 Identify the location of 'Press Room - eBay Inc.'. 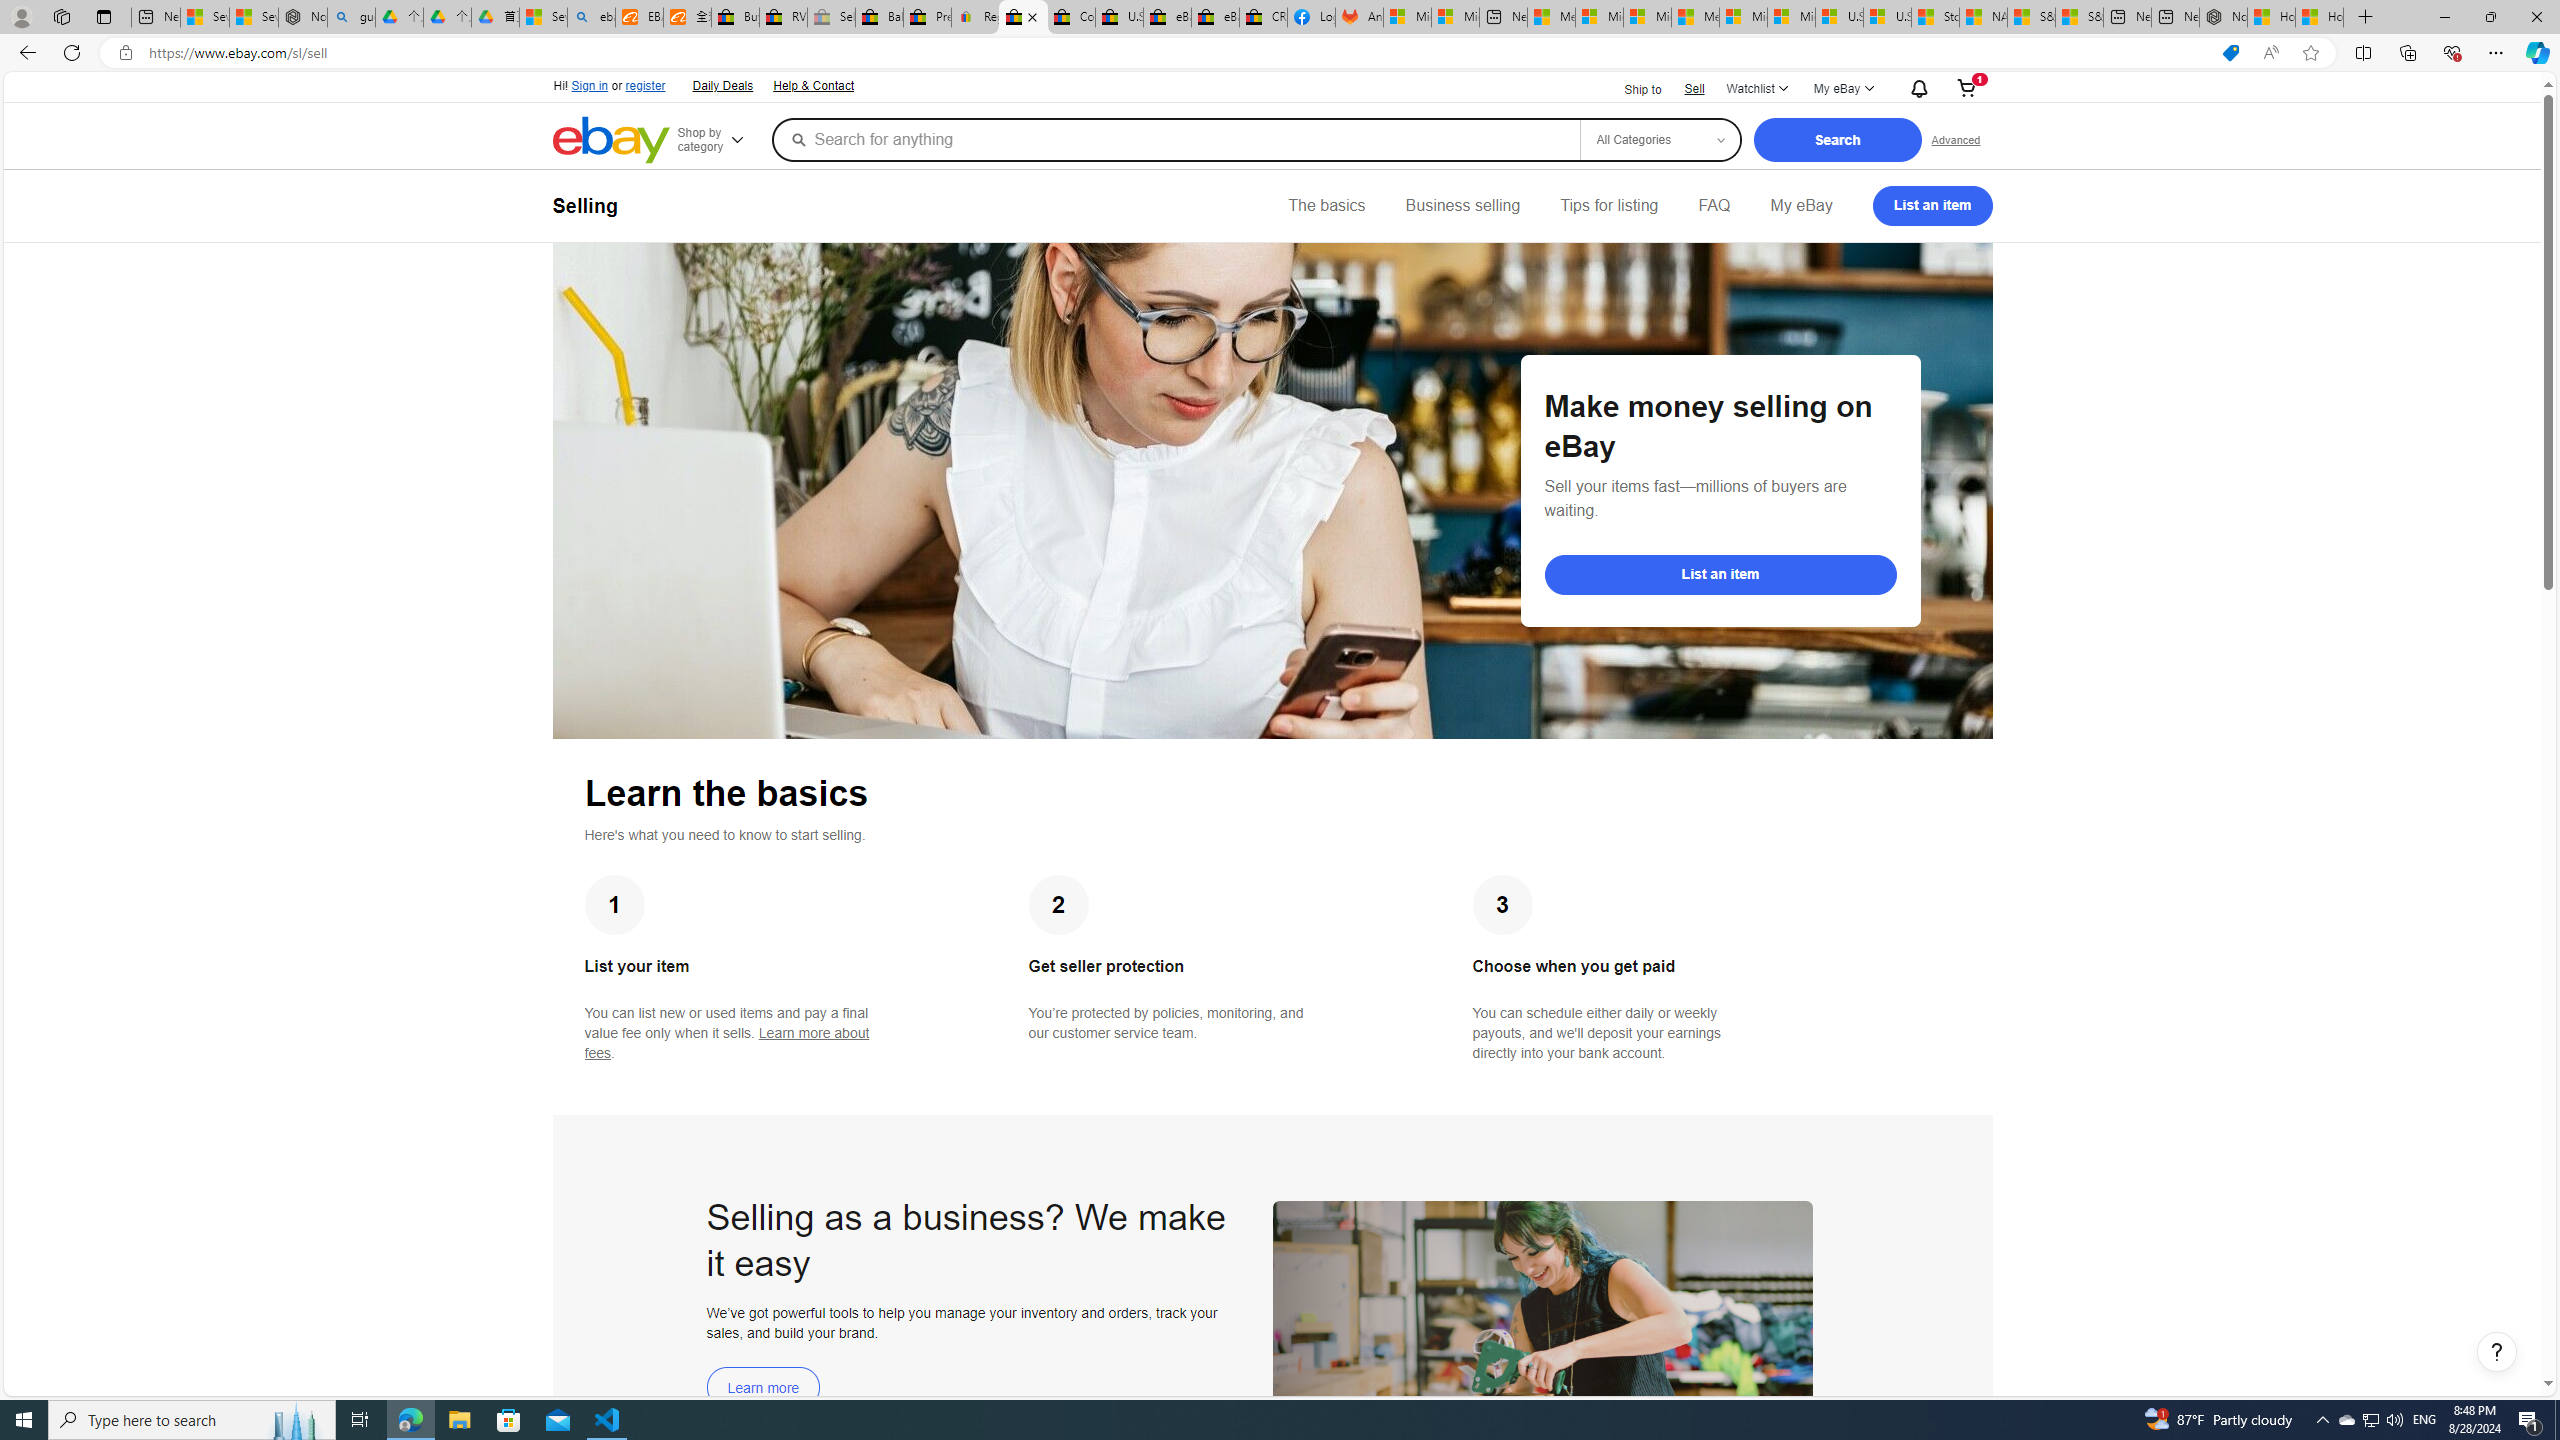
(928, 16).